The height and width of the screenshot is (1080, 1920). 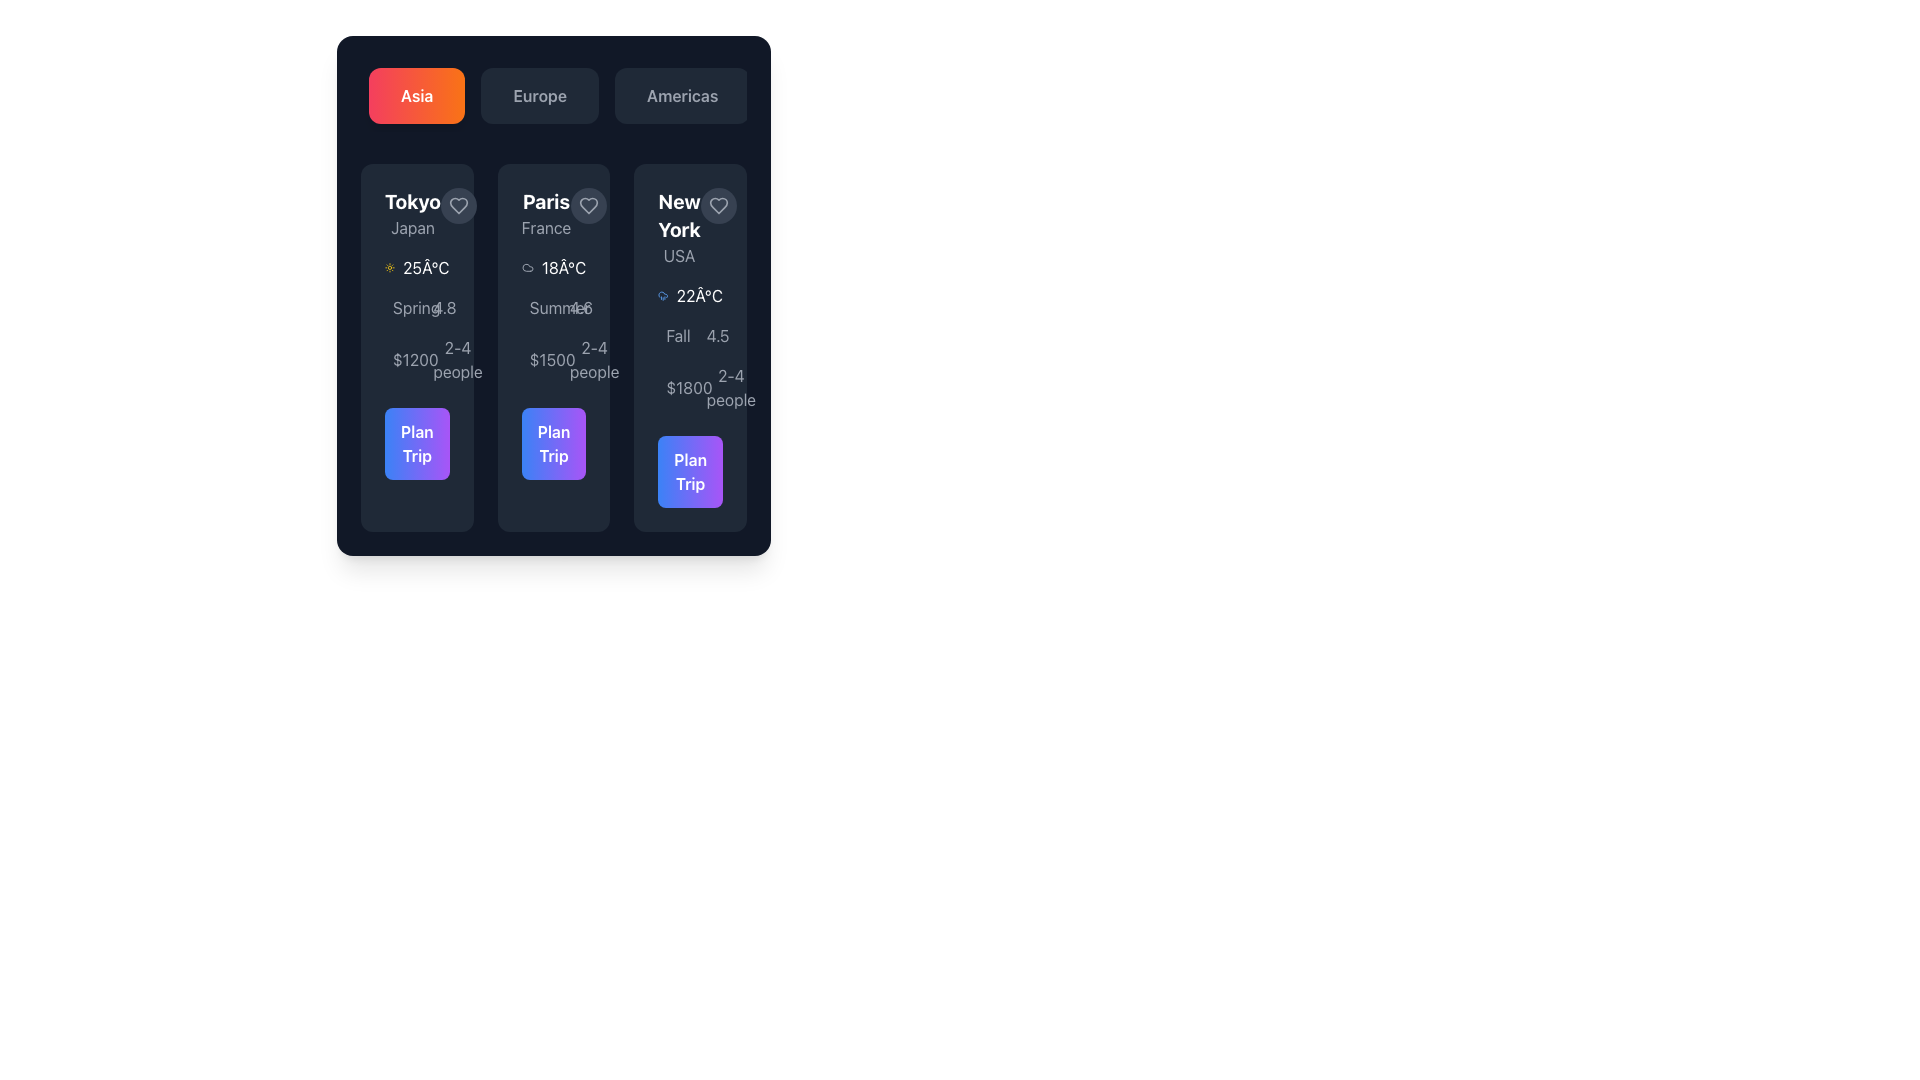 I want to click on the label displaying 'Paris' in bold white font, which is located in the top section of the second travel destination card, so click(x=546, y=213).